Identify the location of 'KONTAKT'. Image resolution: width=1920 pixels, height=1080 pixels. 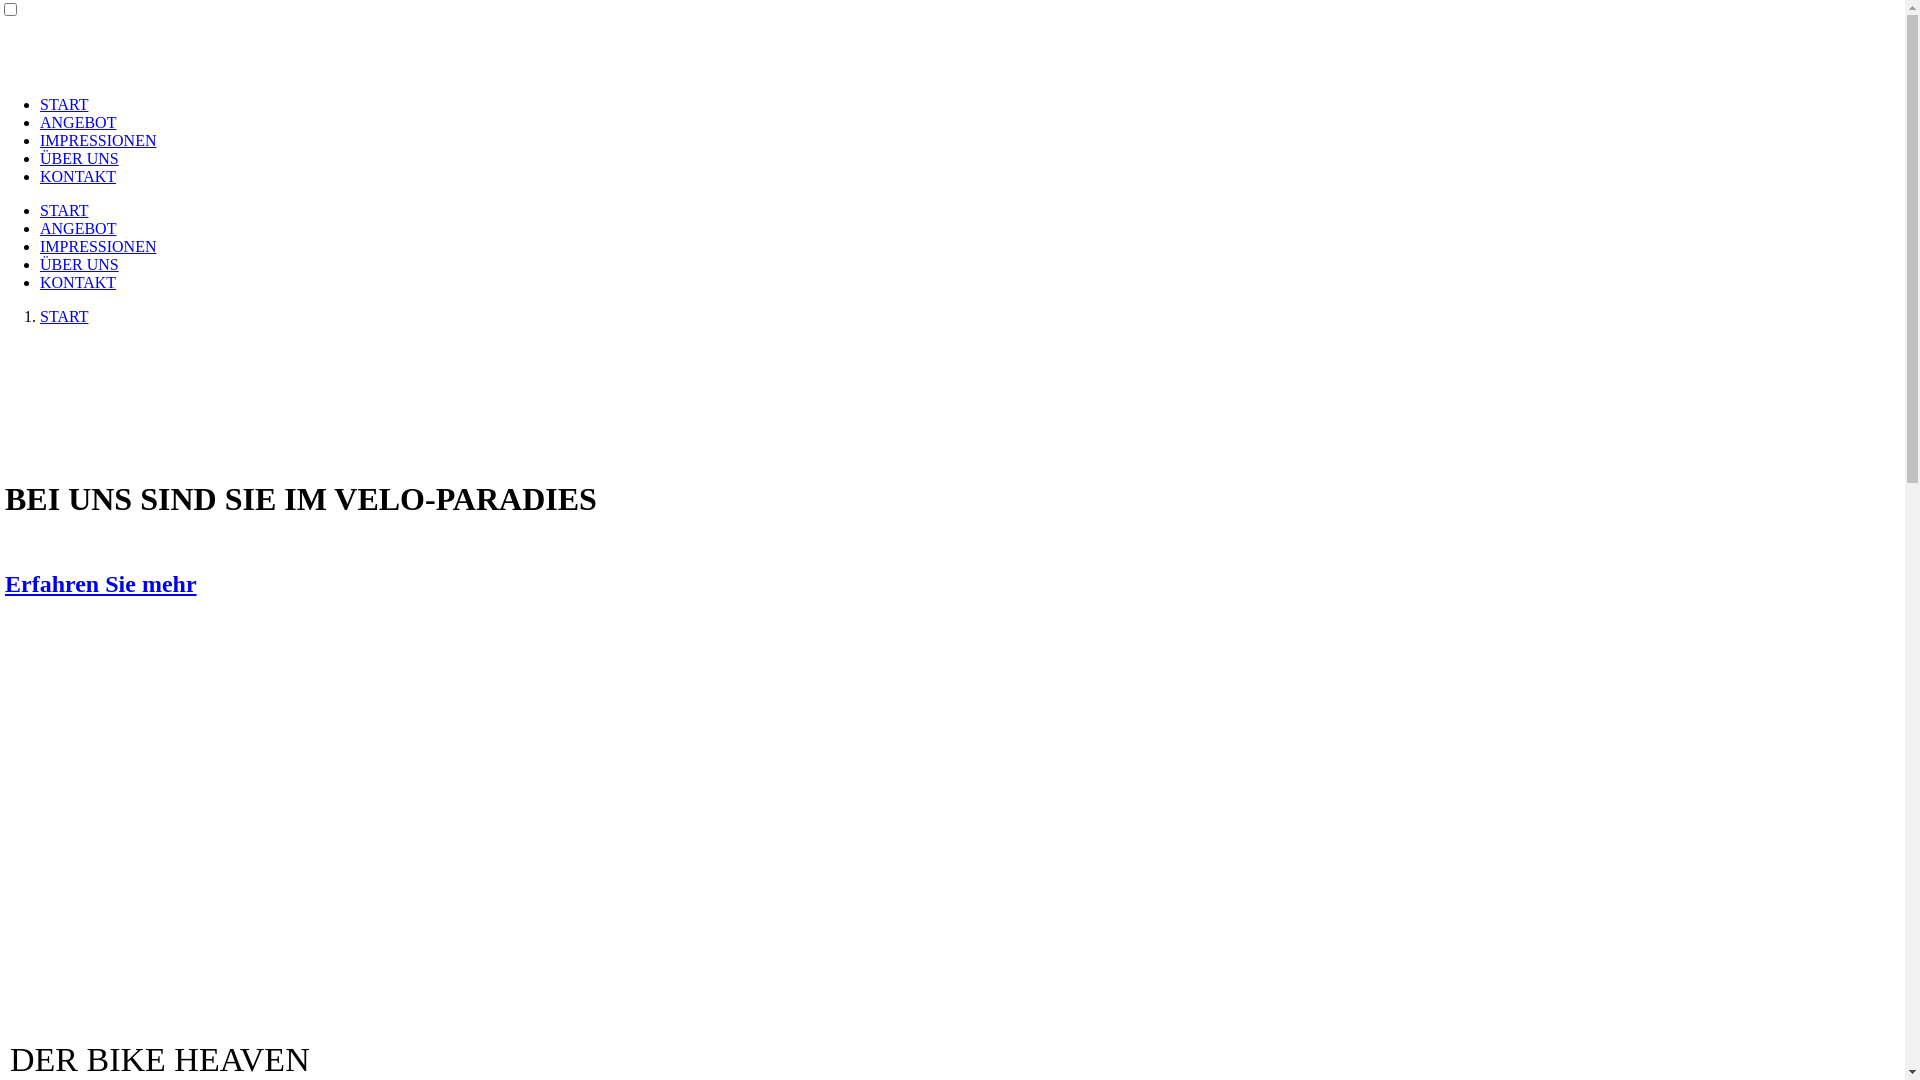
(77, 175).